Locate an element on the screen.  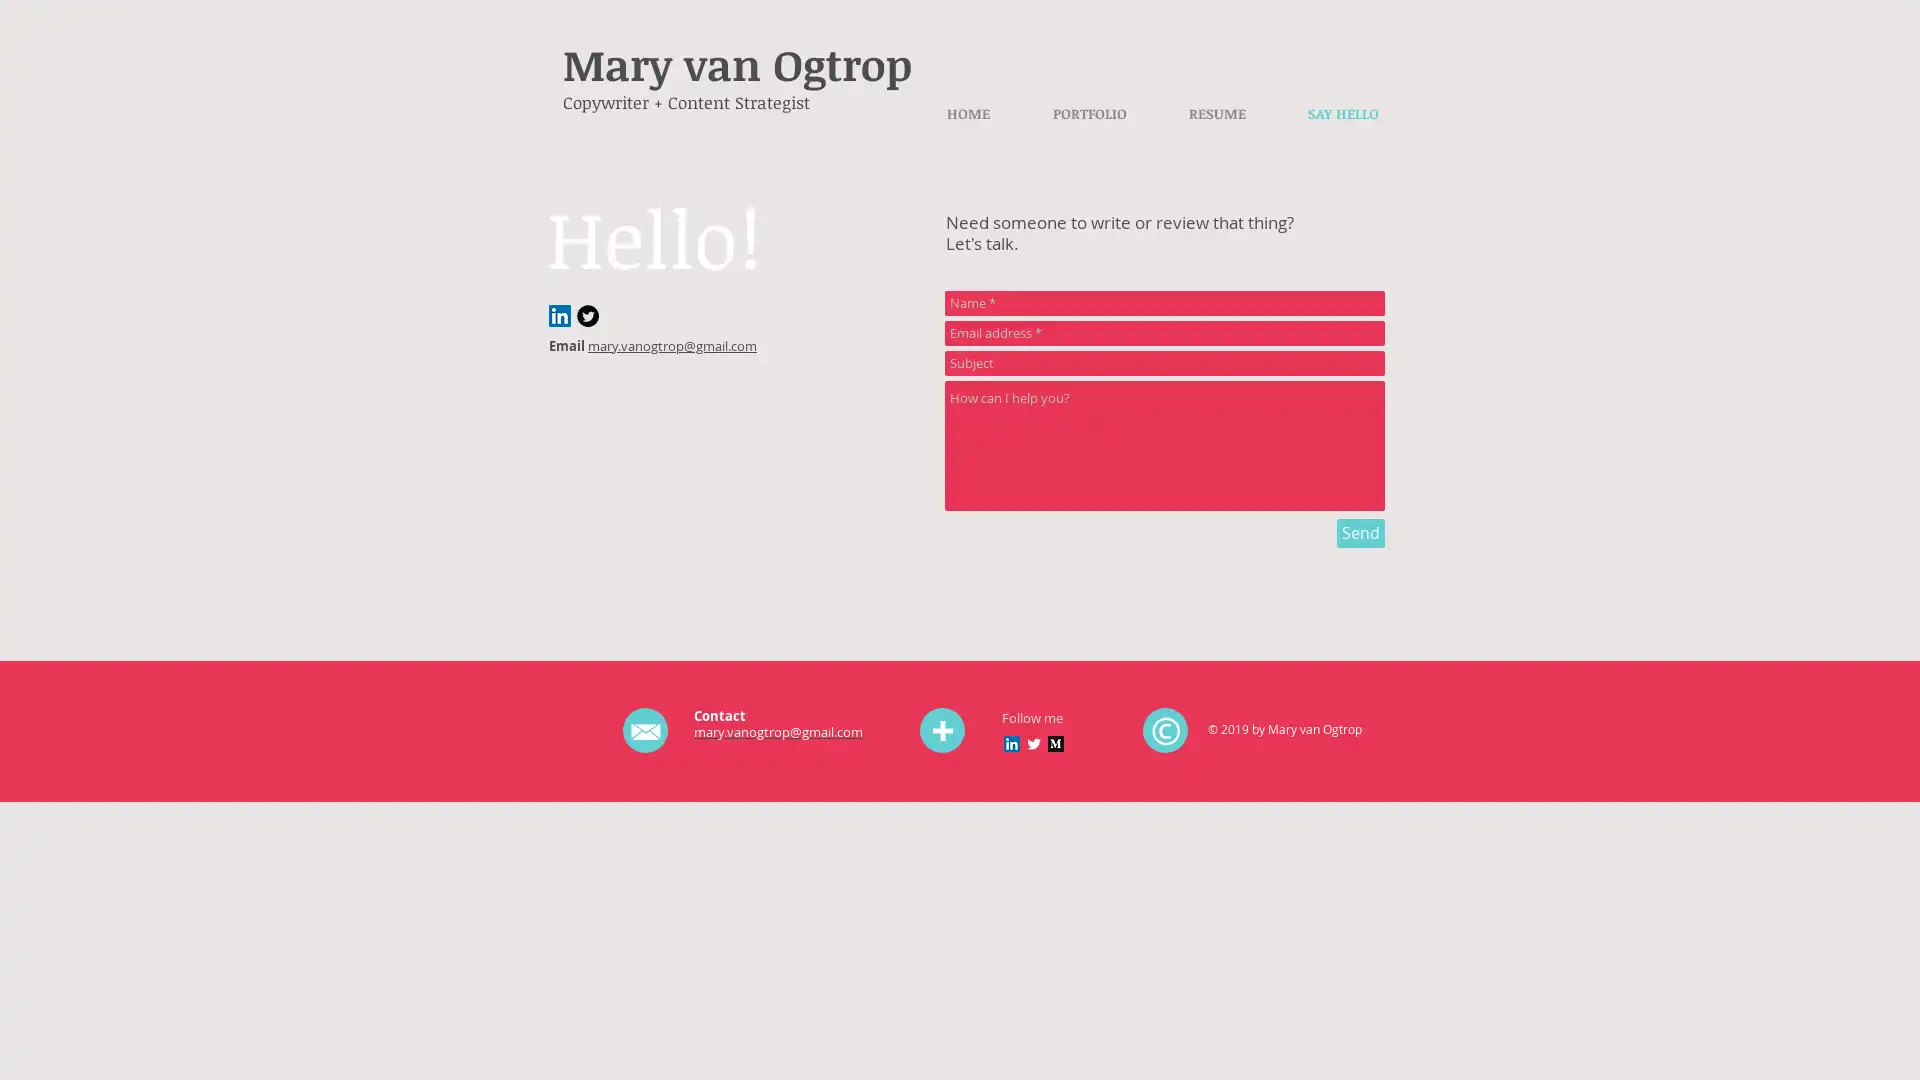
Send is located at coordinates (1360, 532).